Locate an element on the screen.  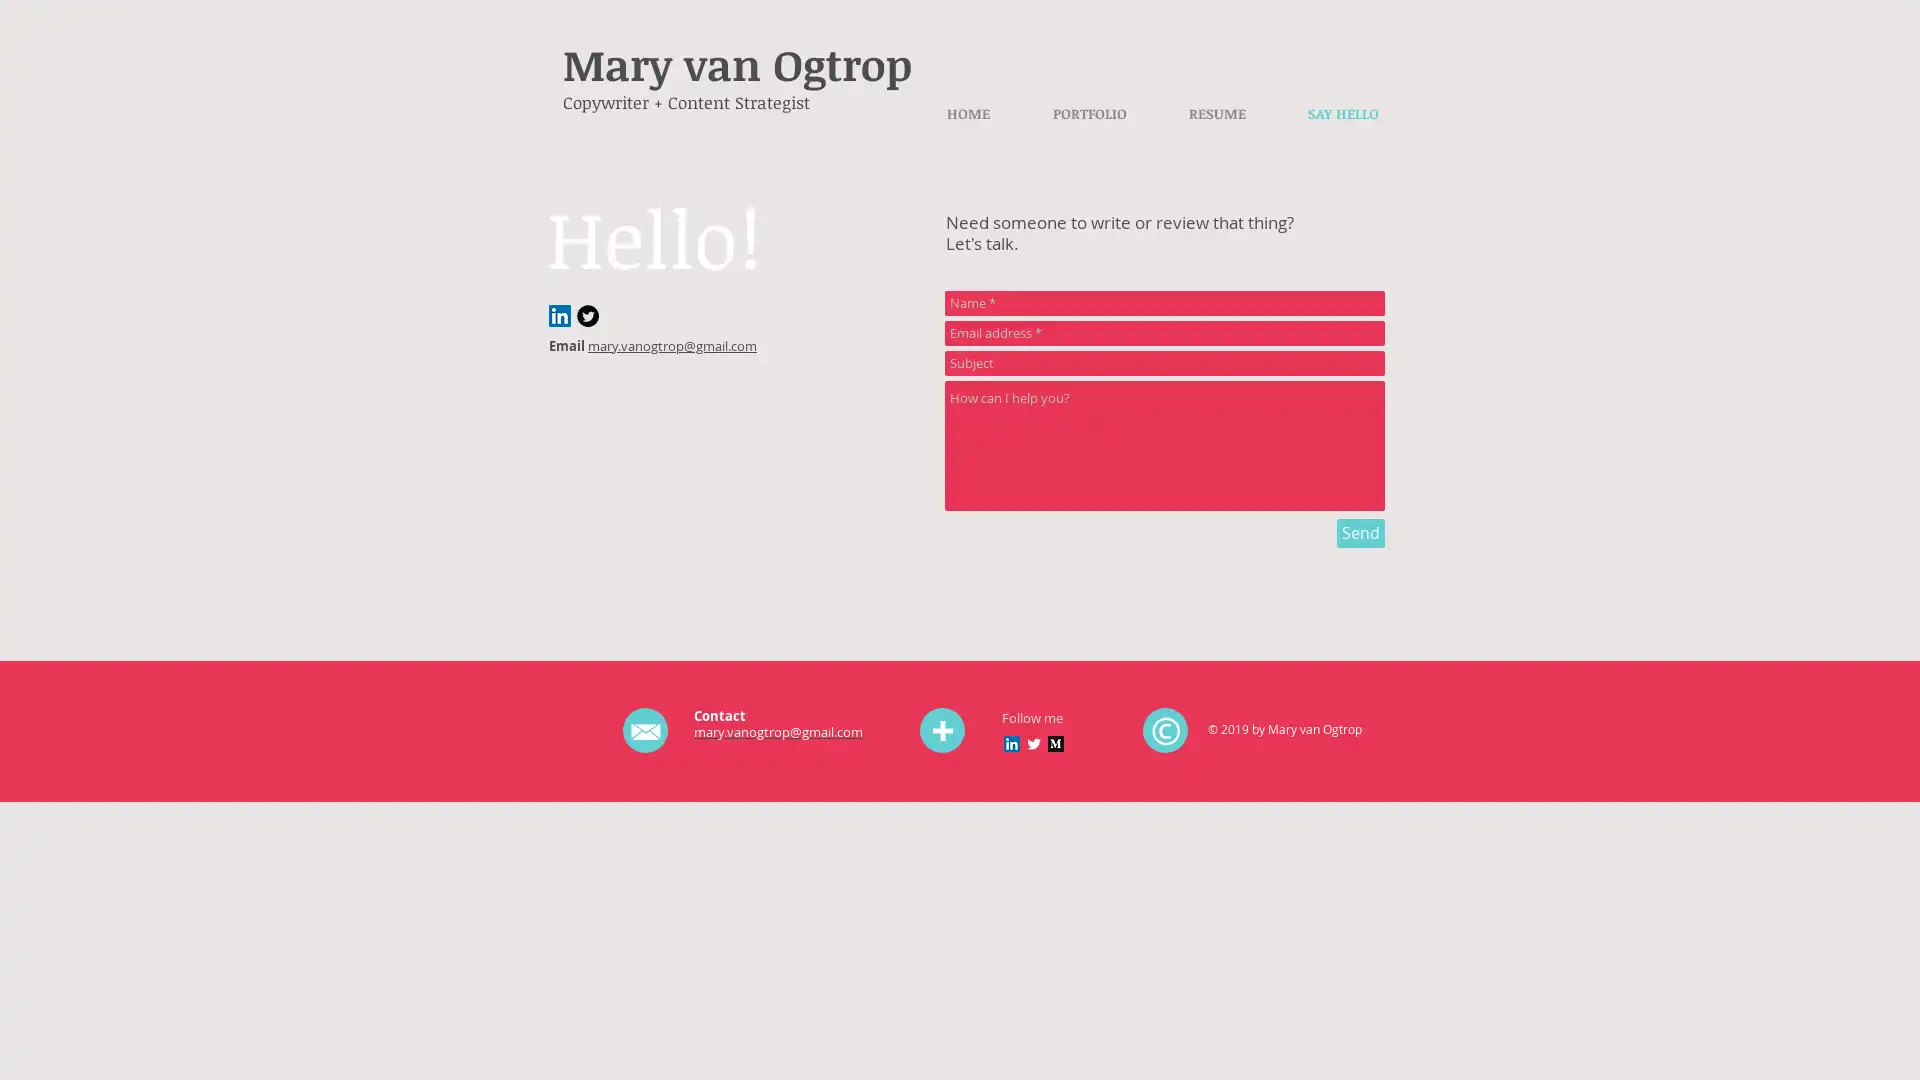
Send is located at coordinates (1360, 532).